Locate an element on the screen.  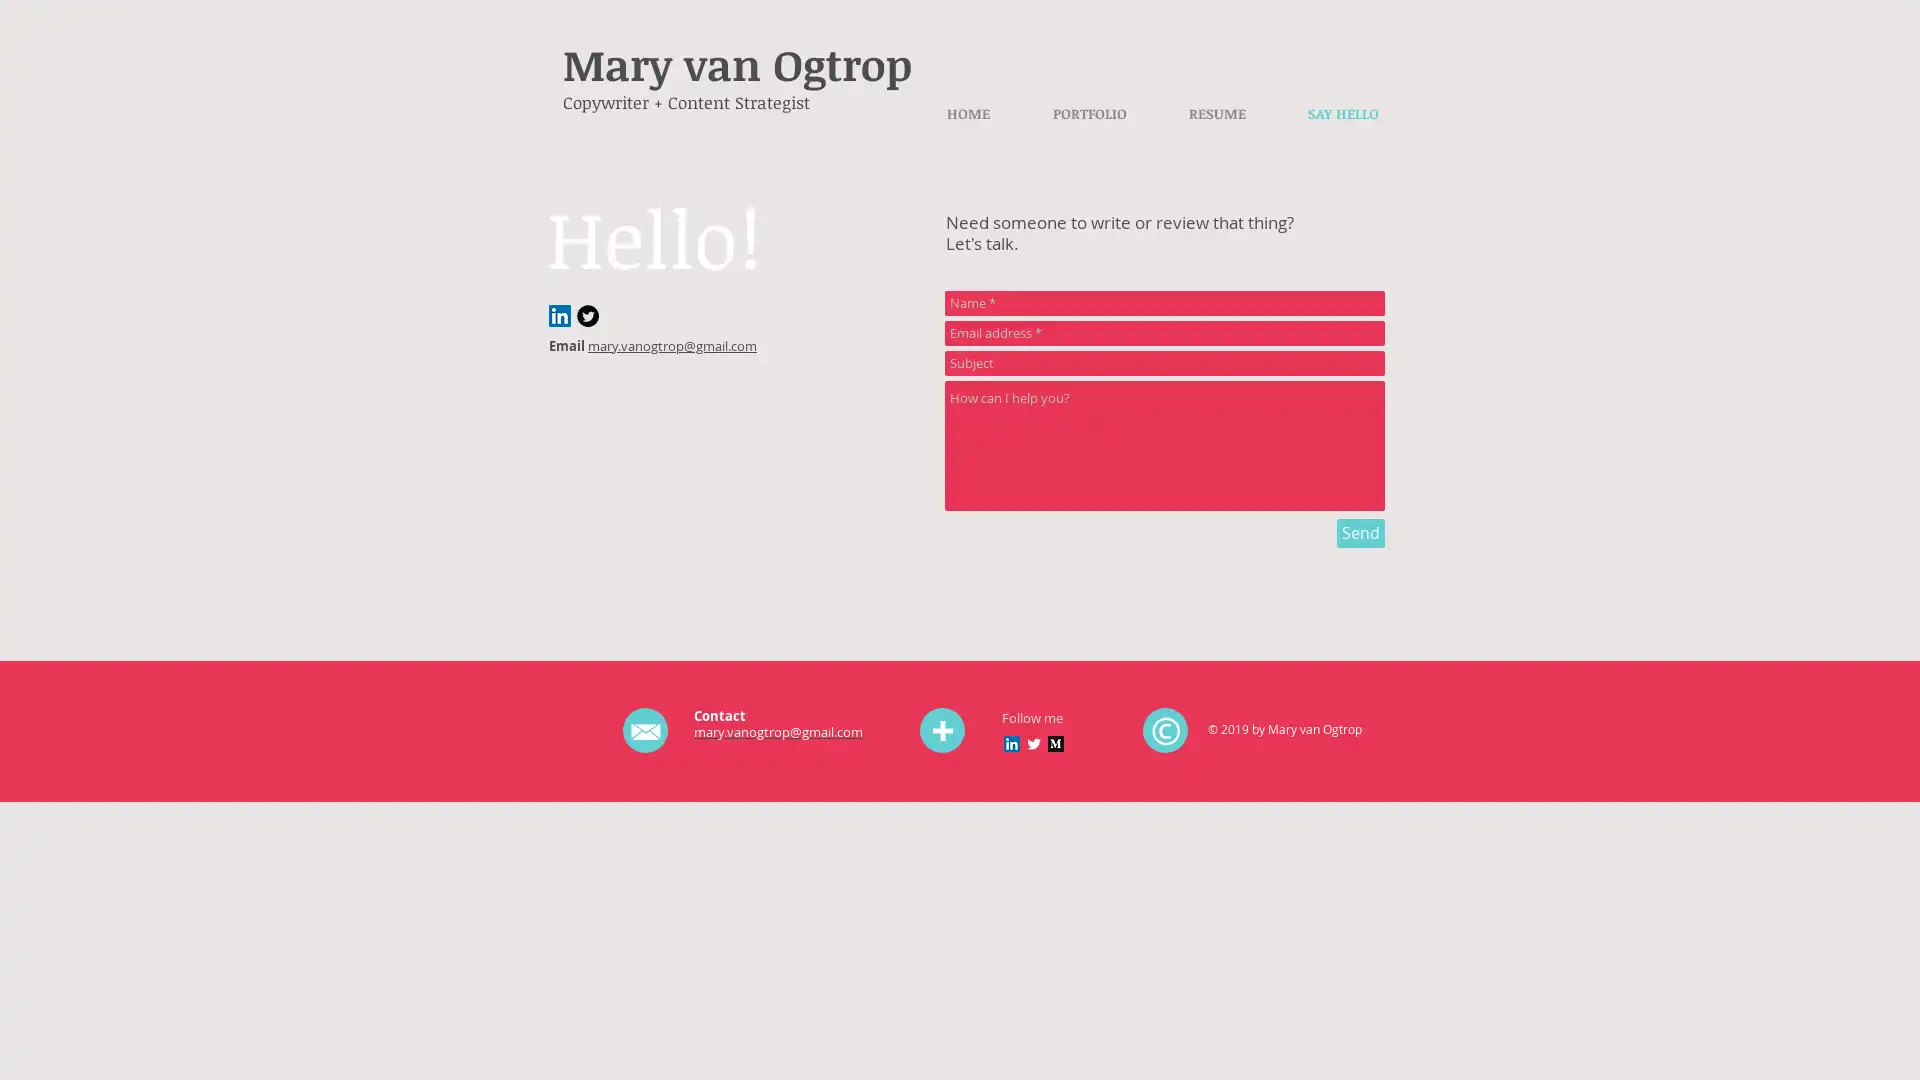
Send is located at coordinates (1360, 532).